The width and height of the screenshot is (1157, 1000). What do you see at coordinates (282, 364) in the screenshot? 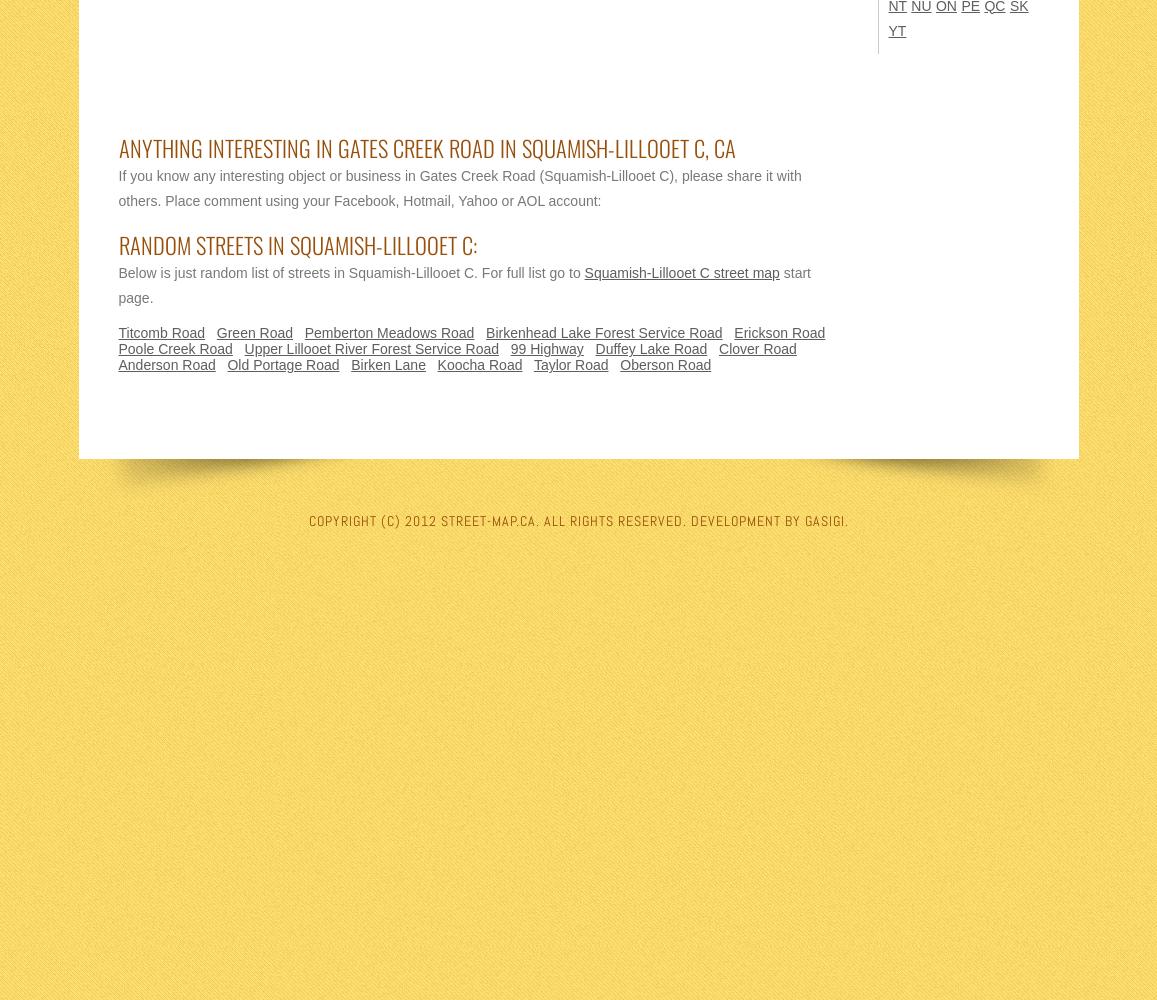
I see `'Old Portage Road'` at bounding box center [282, 364].